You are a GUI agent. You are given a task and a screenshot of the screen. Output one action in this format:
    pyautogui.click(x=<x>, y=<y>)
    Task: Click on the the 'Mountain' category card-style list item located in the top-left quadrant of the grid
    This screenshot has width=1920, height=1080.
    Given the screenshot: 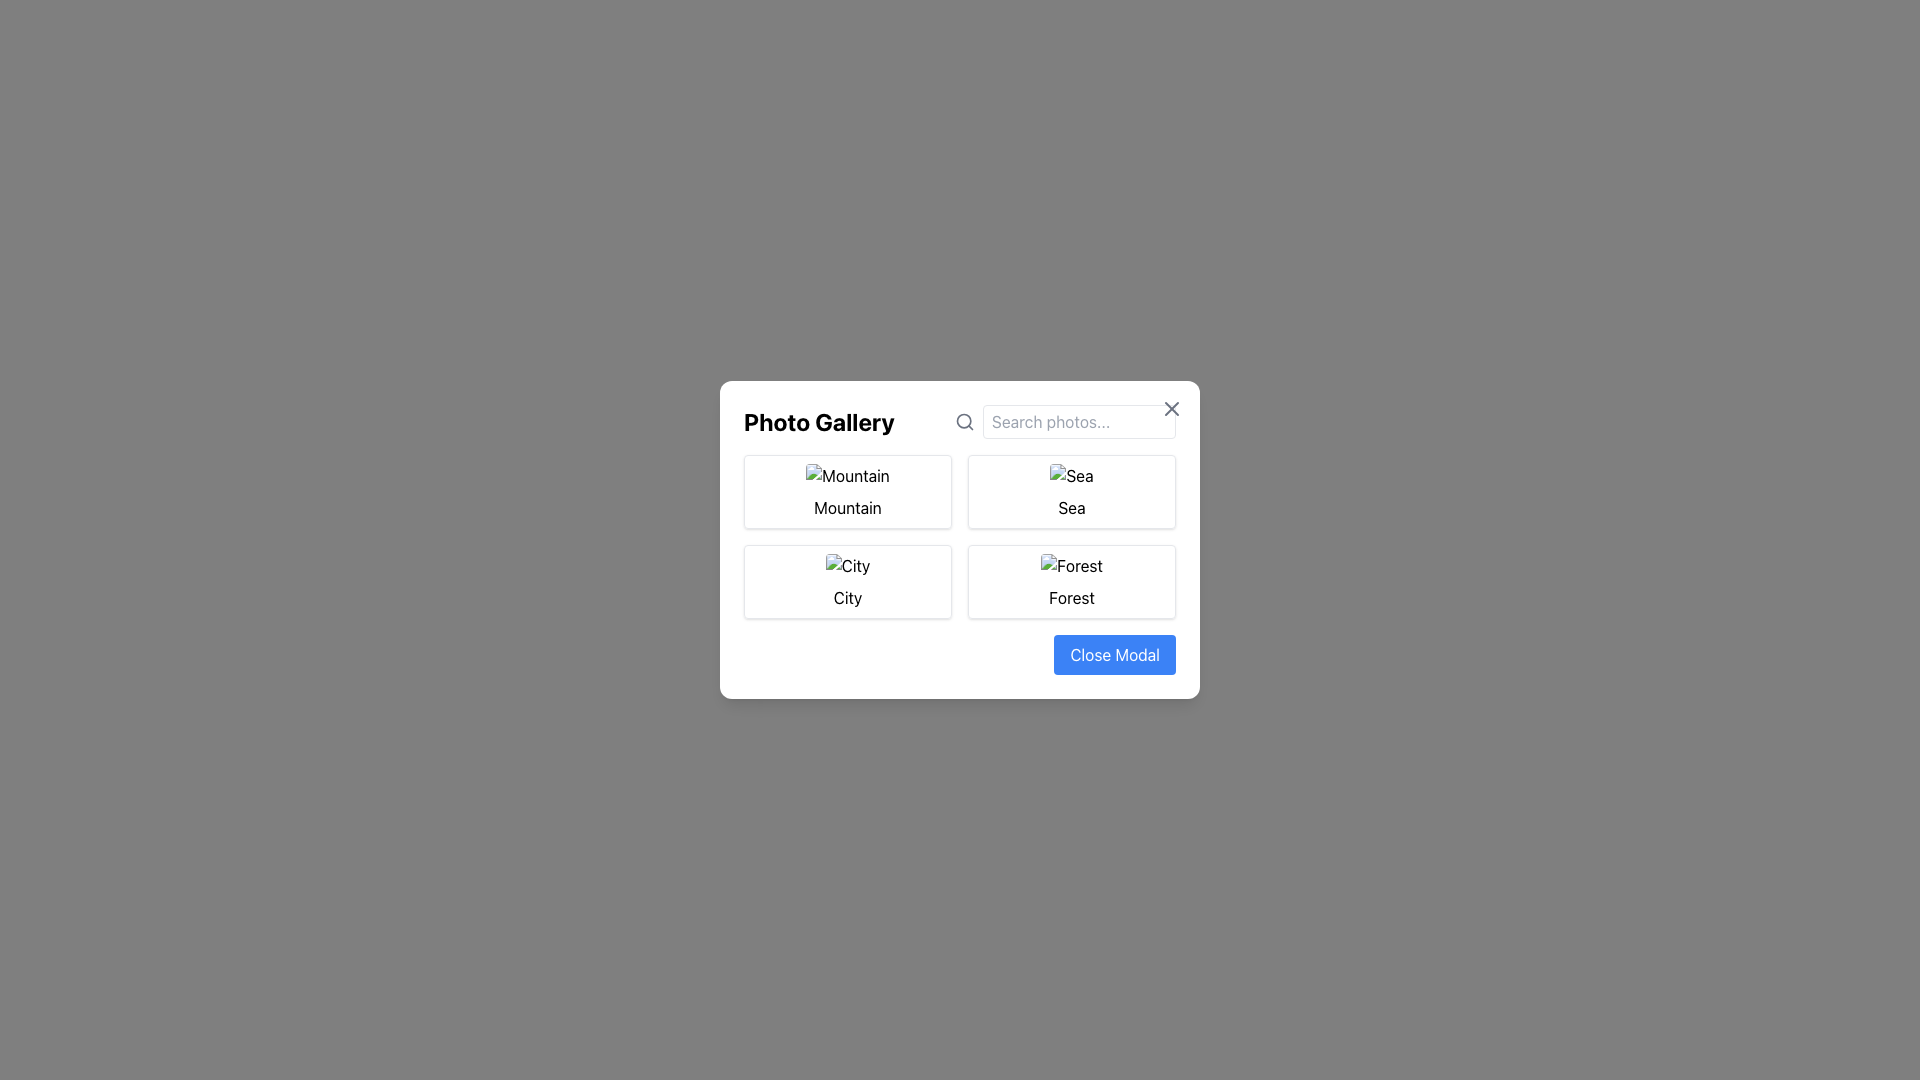 What is the action you would take?
    pyautogui.click(x=848, y=492)
    